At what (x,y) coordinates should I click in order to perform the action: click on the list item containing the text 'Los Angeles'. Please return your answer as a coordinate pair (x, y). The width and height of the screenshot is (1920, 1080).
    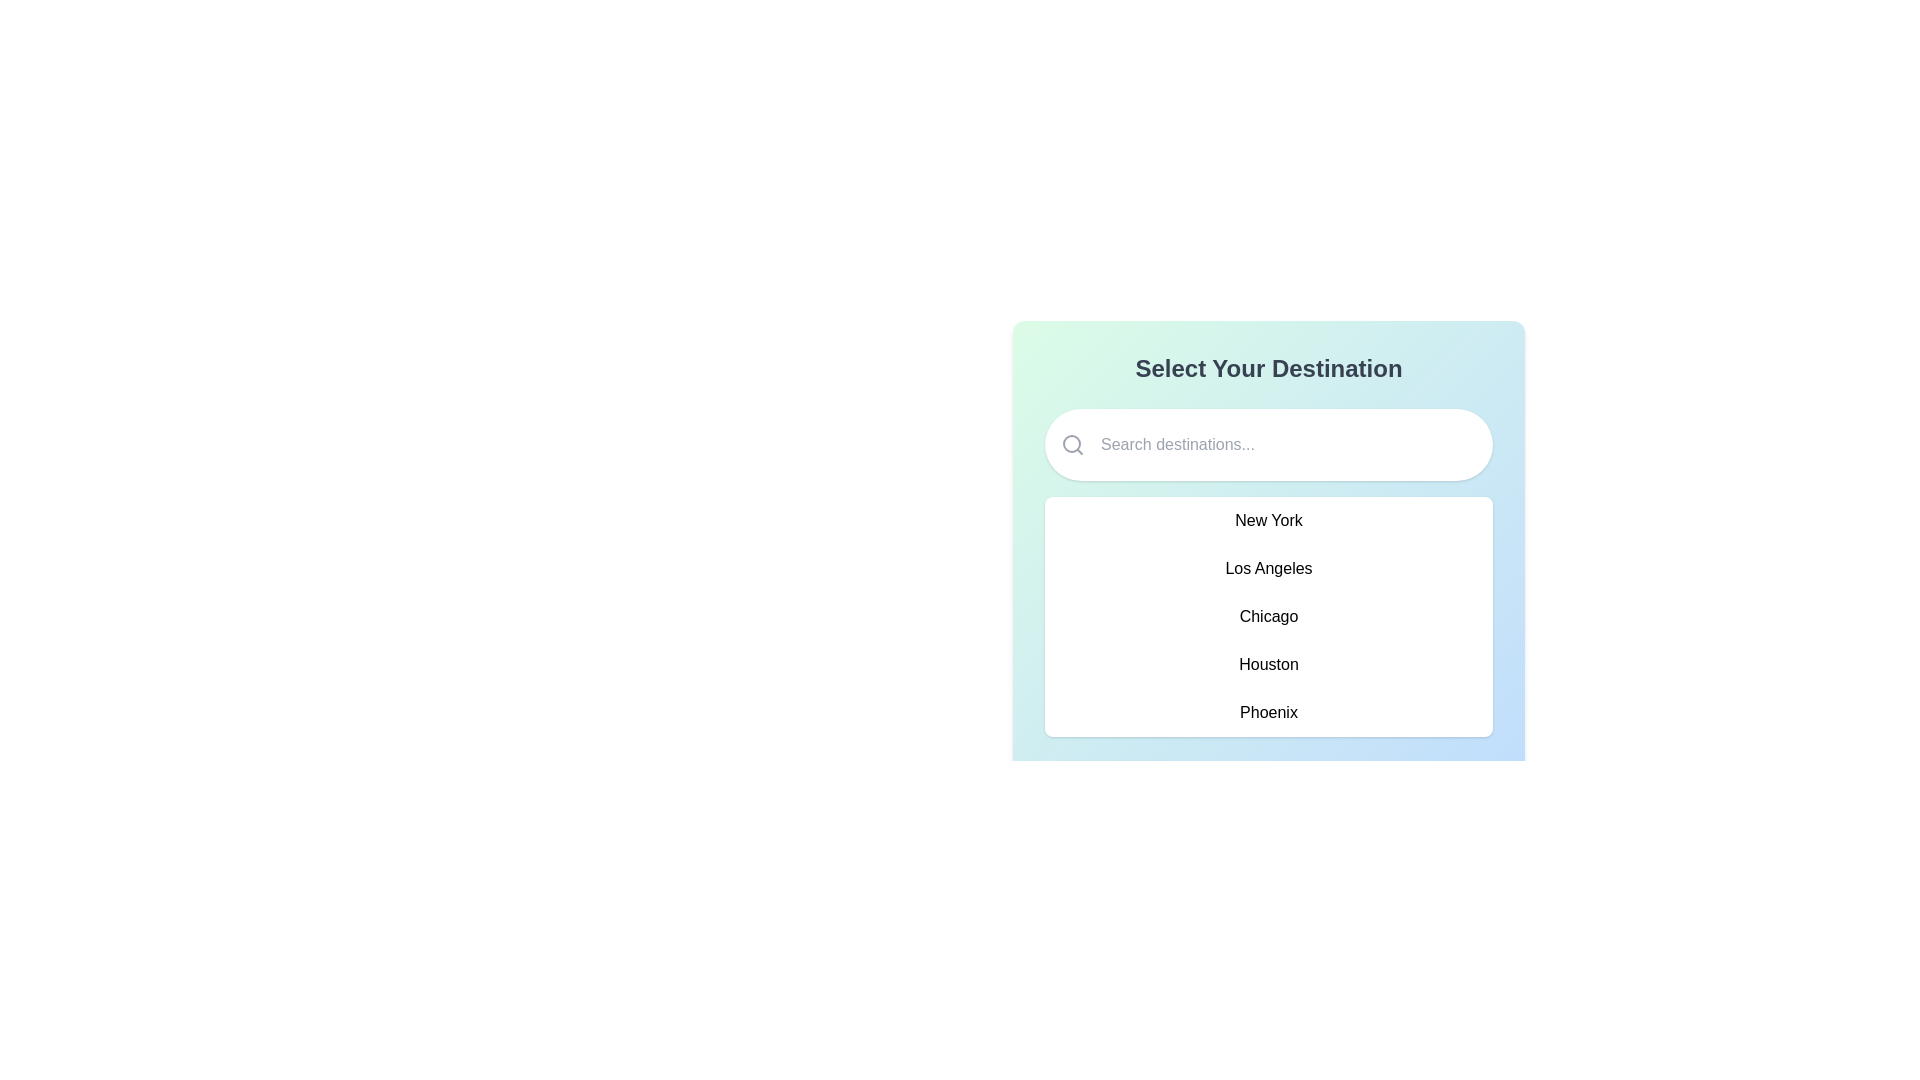
    Looking at the image, I should click on (1267, 577).